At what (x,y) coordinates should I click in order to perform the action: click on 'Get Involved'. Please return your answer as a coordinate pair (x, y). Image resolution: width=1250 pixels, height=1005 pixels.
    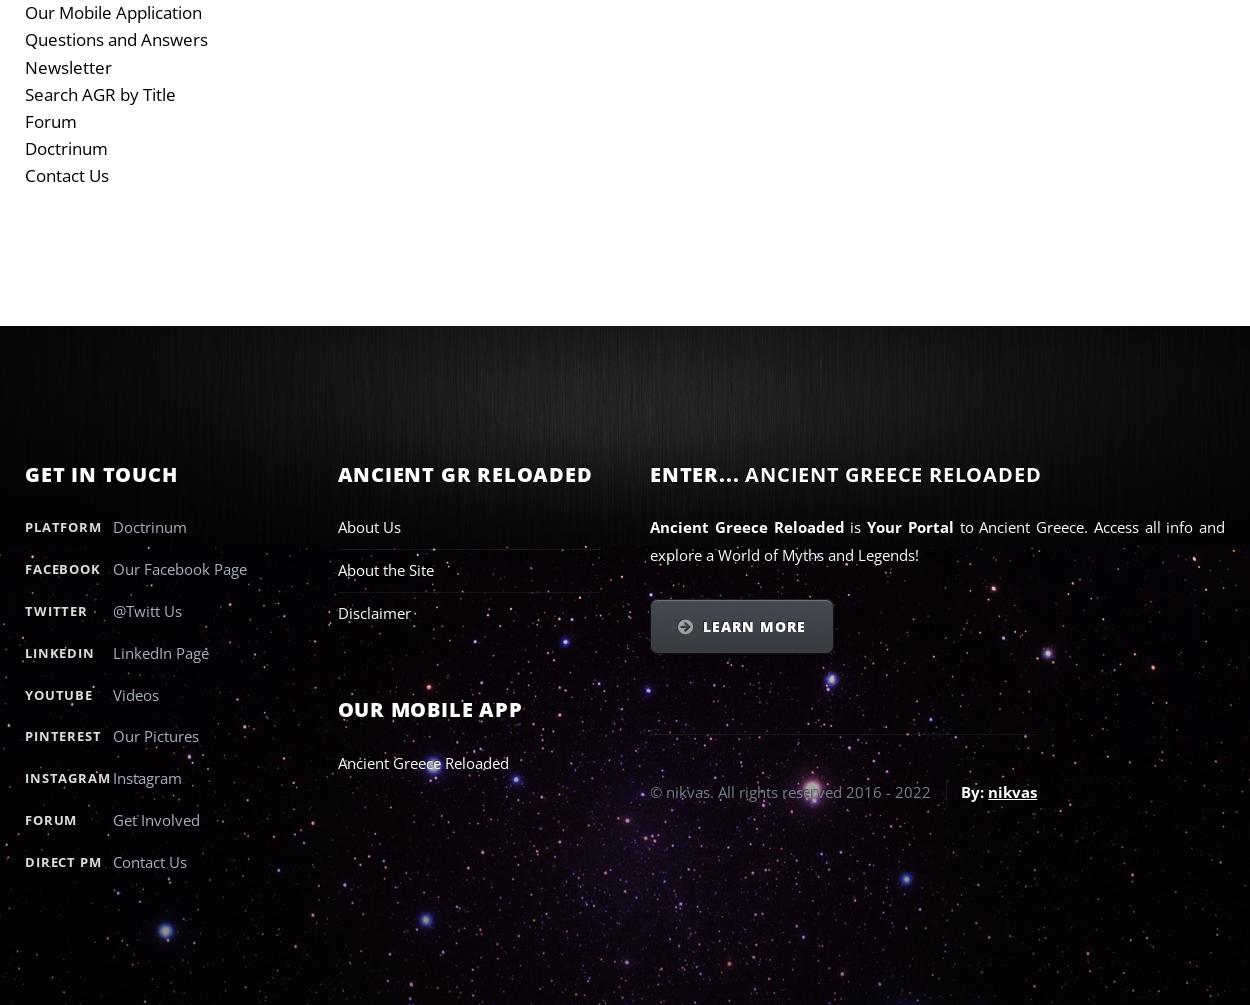
    Looking at the image, I should click on (156, 818).